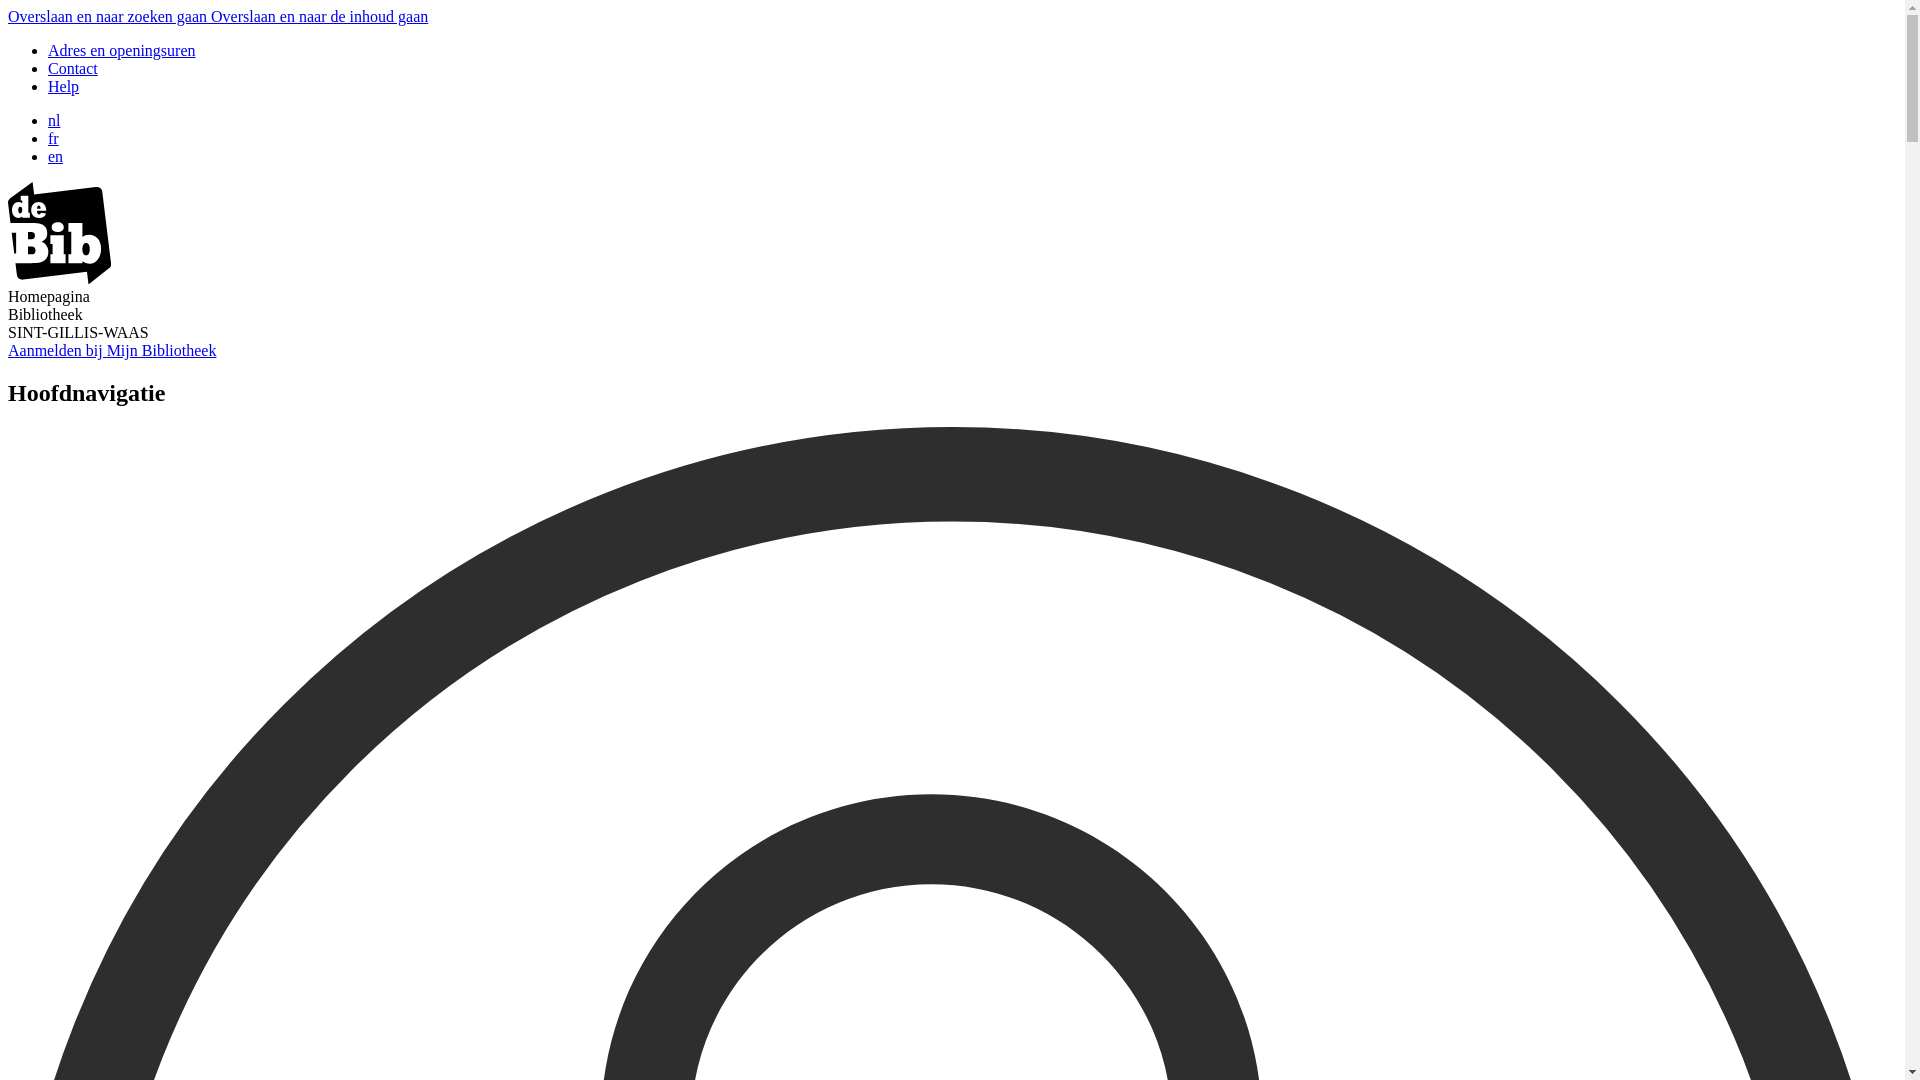 The width and height of the screenshot is (1920, 1080). What do you see at coordinates (63, 85) in the screenshot?
I see `'Help'` at bounding box center [63, 85].